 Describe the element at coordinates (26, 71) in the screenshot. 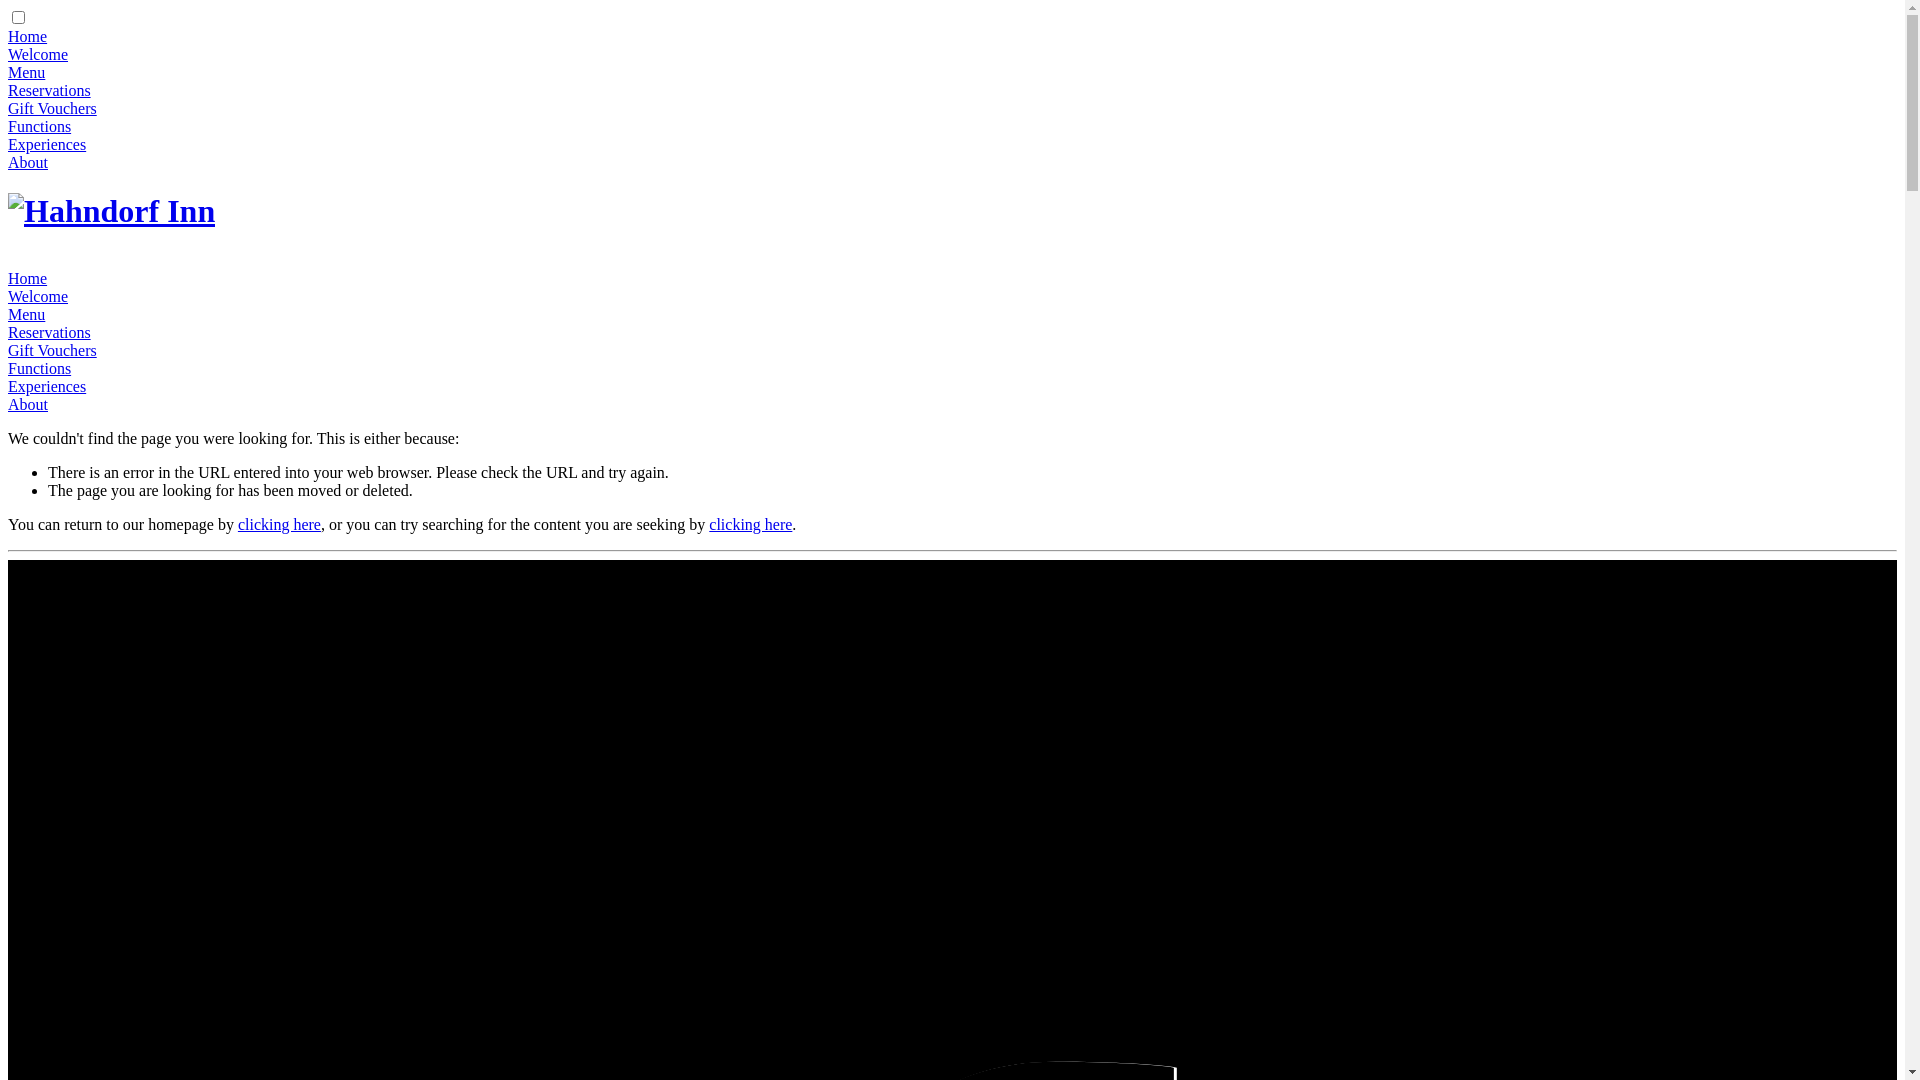

I see `'Menu'` at that location.